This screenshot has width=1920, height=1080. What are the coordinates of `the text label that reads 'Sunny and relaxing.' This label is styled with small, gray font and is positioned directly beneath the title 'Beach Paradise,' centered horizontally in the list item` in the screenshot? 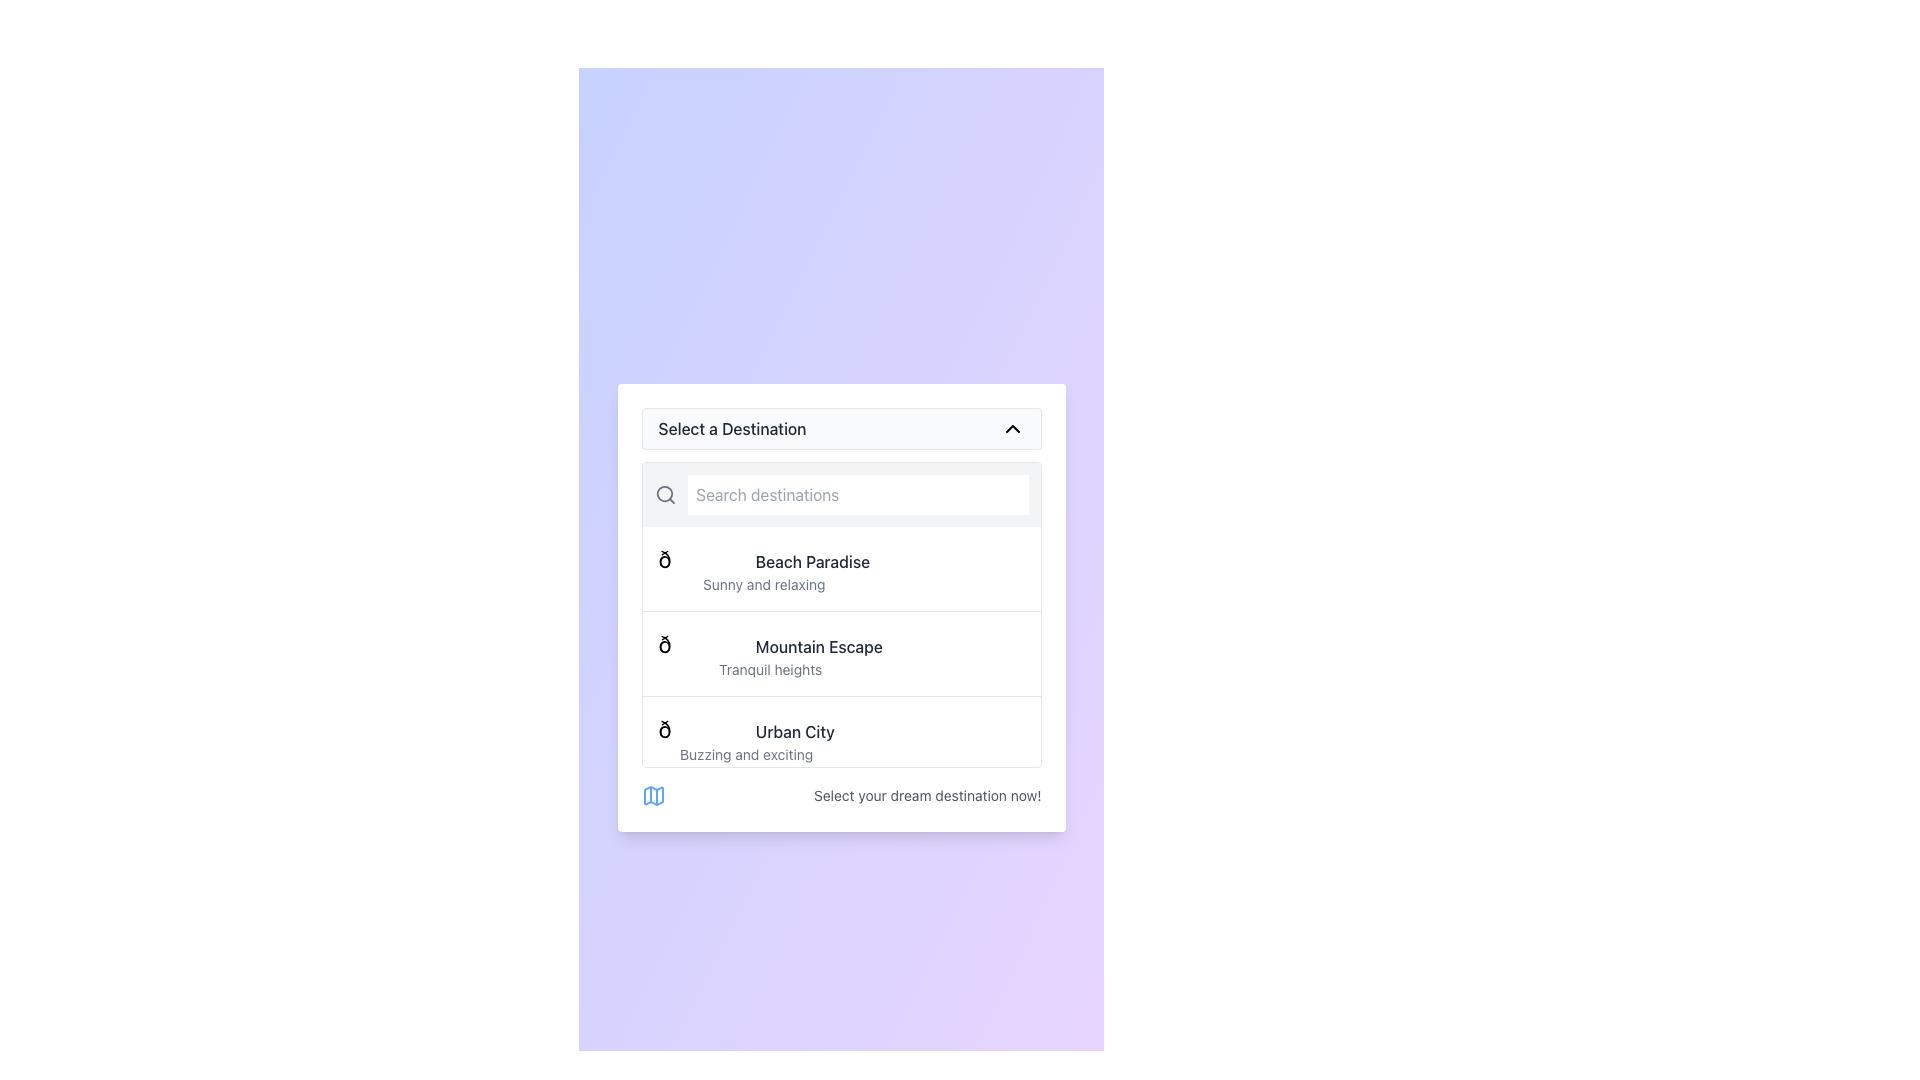 It's located at (763, 585).